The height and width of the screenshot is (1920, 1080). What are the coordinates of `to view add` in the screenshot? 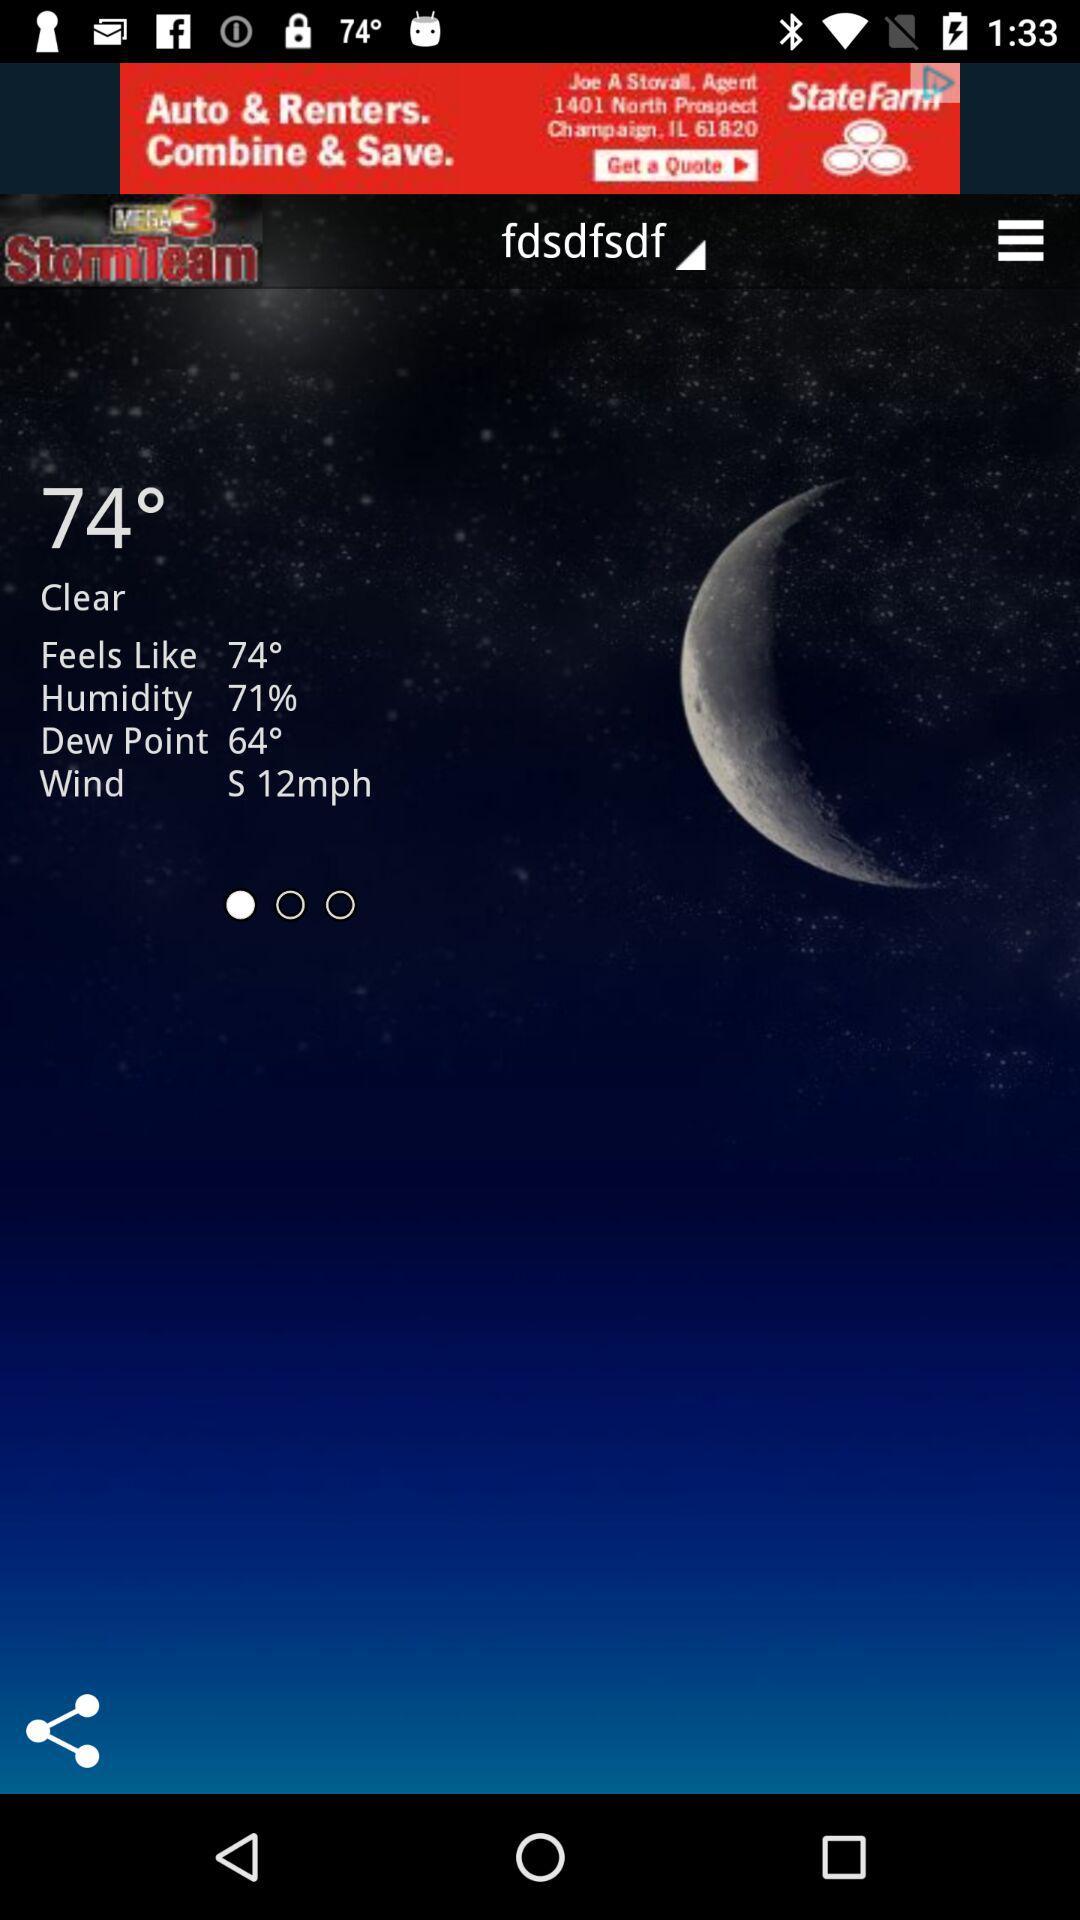 It's located at (540, 127).